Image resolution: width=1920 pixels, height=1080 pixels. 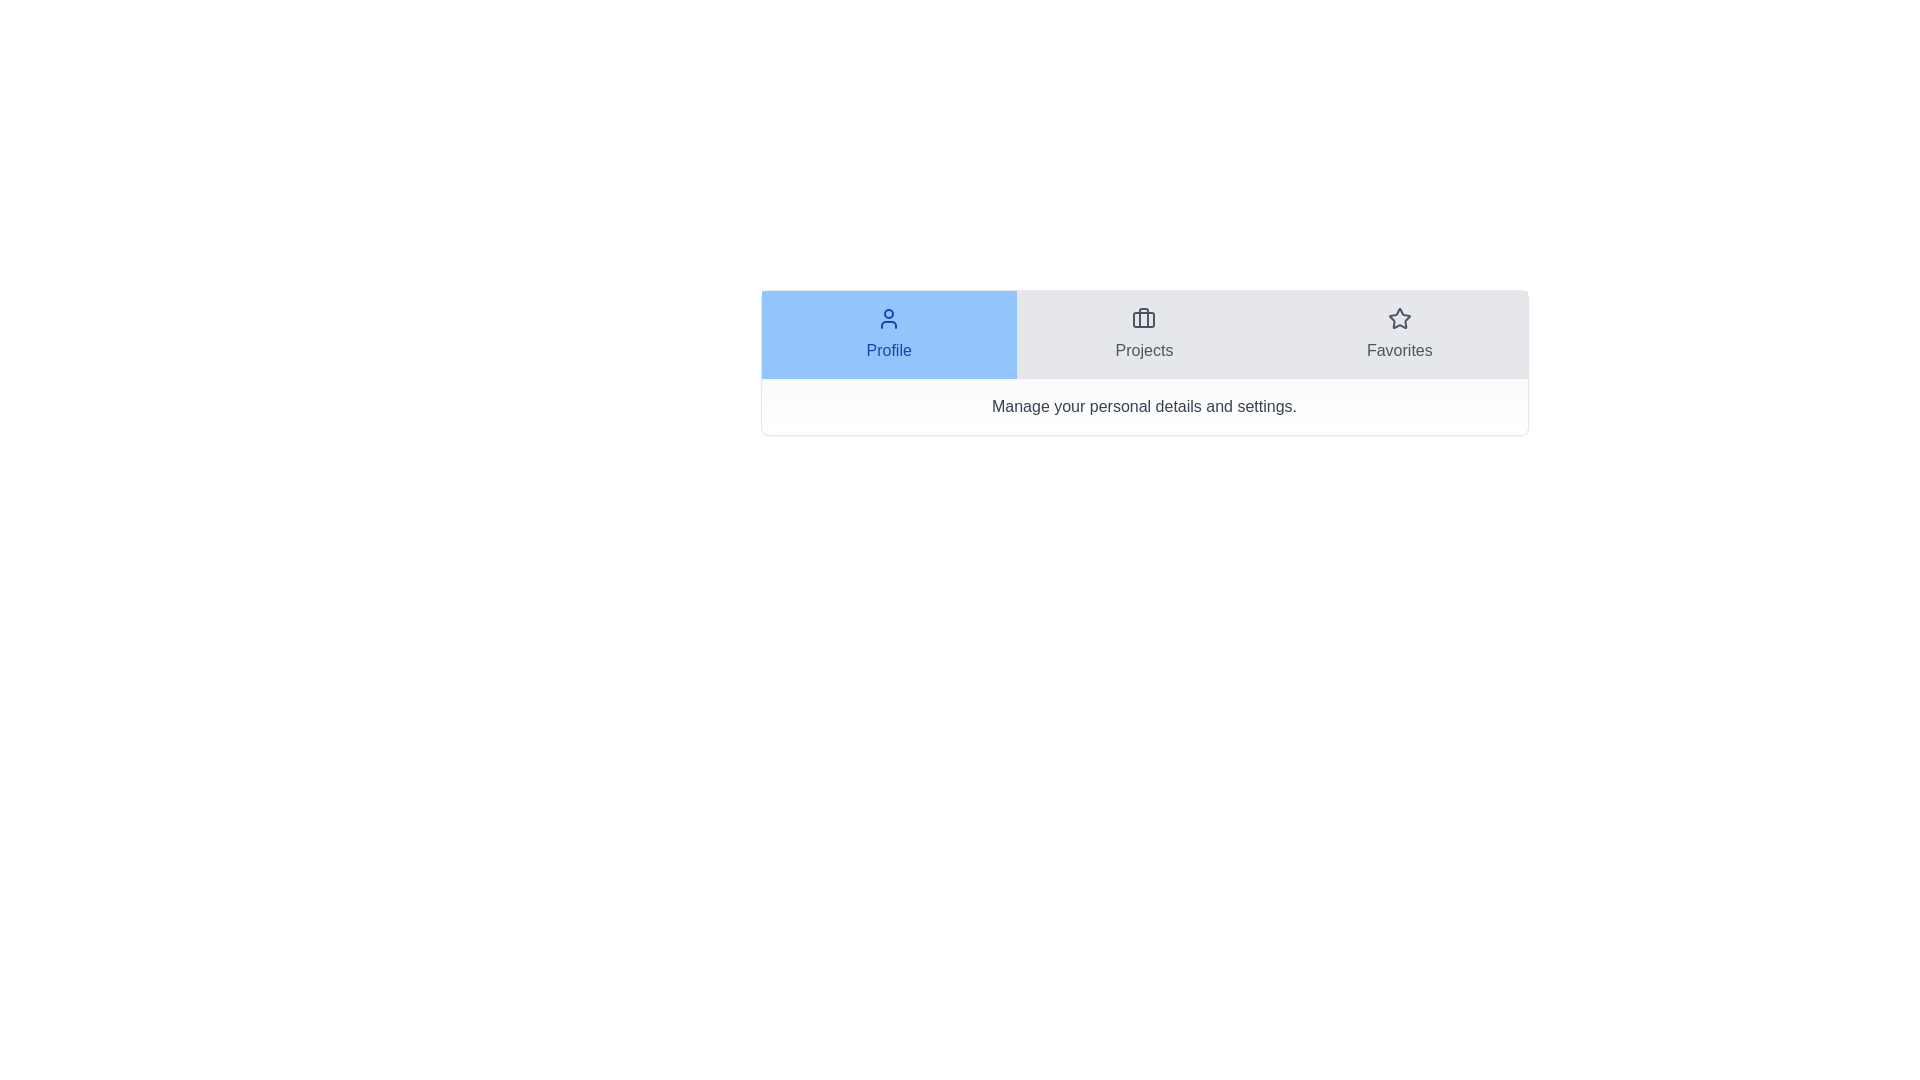 What do you see at coordinates (1143, 334) in the screenshot?
I see `the tab labeled Projects` at bounding box center [1143, 334].